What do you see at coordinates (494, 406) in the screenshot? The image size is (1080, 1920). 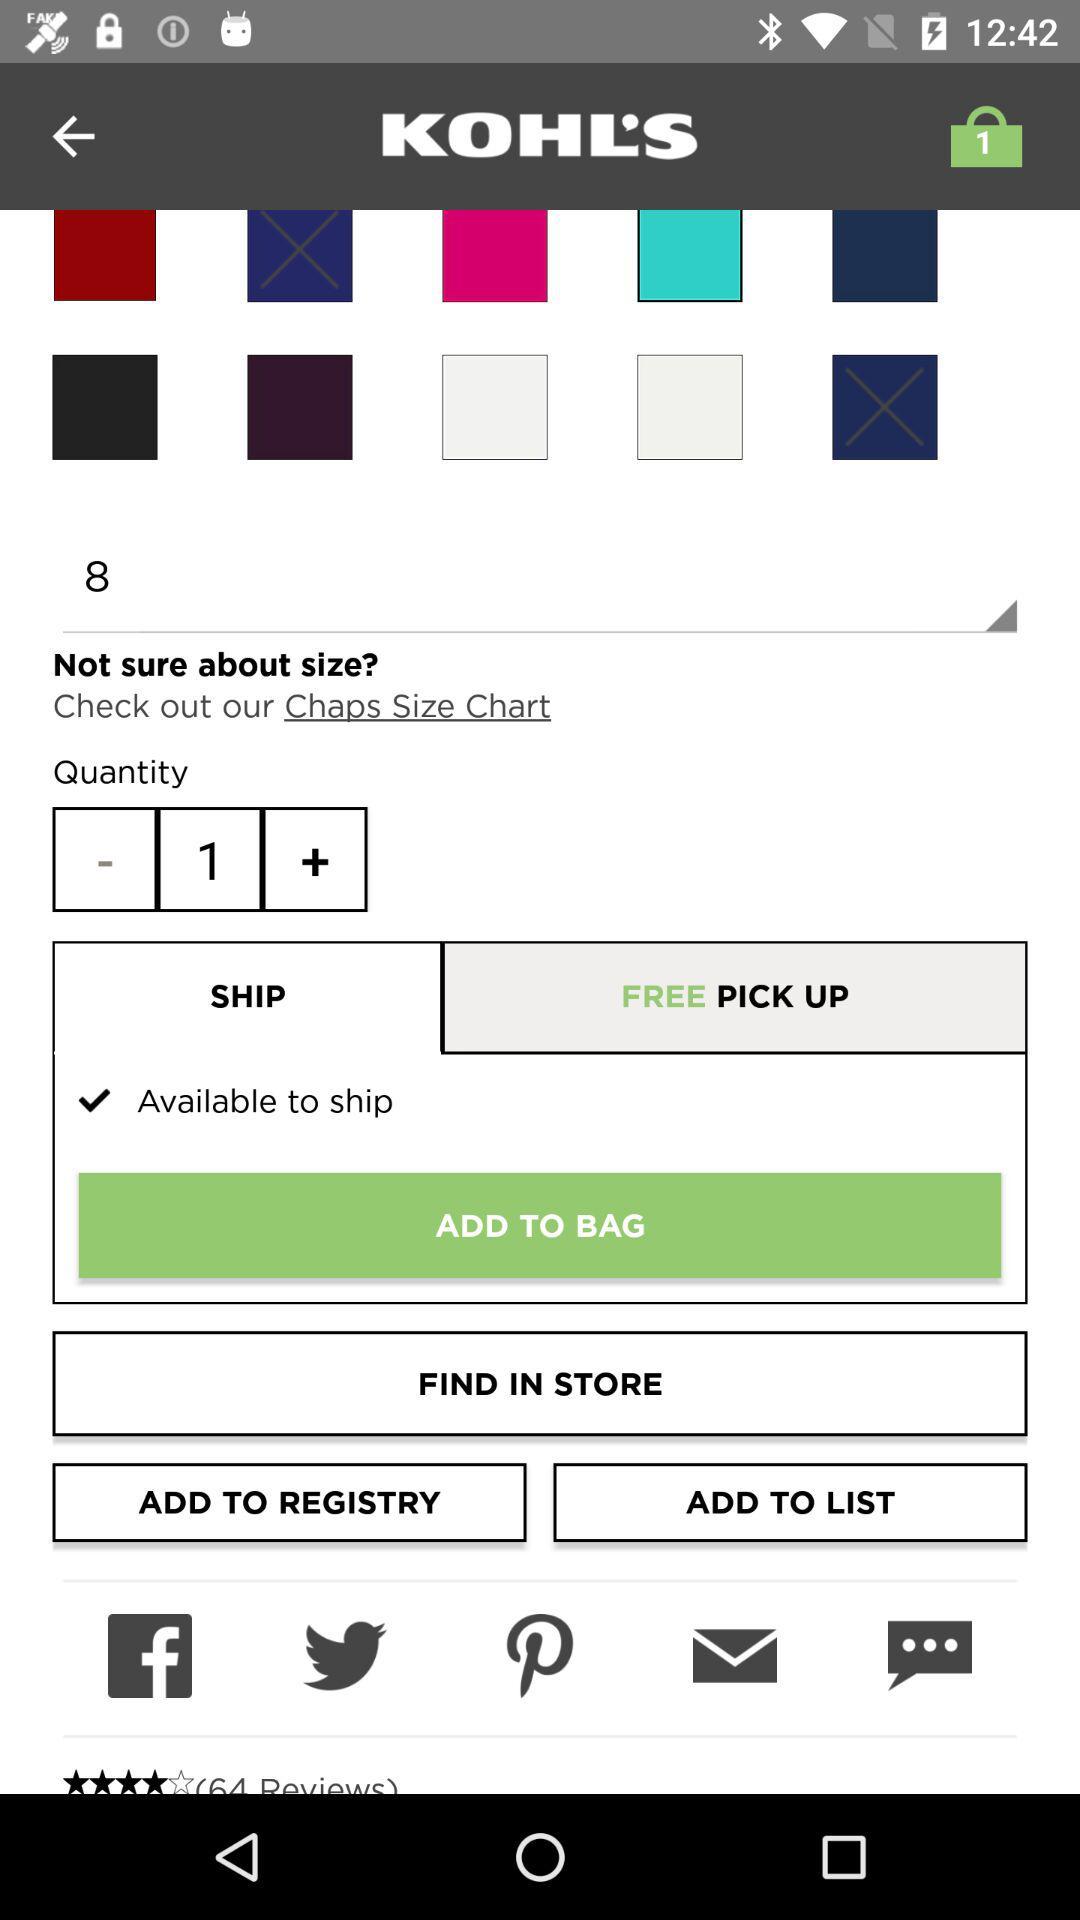 I see `orange` at bounding box center [494, 406].